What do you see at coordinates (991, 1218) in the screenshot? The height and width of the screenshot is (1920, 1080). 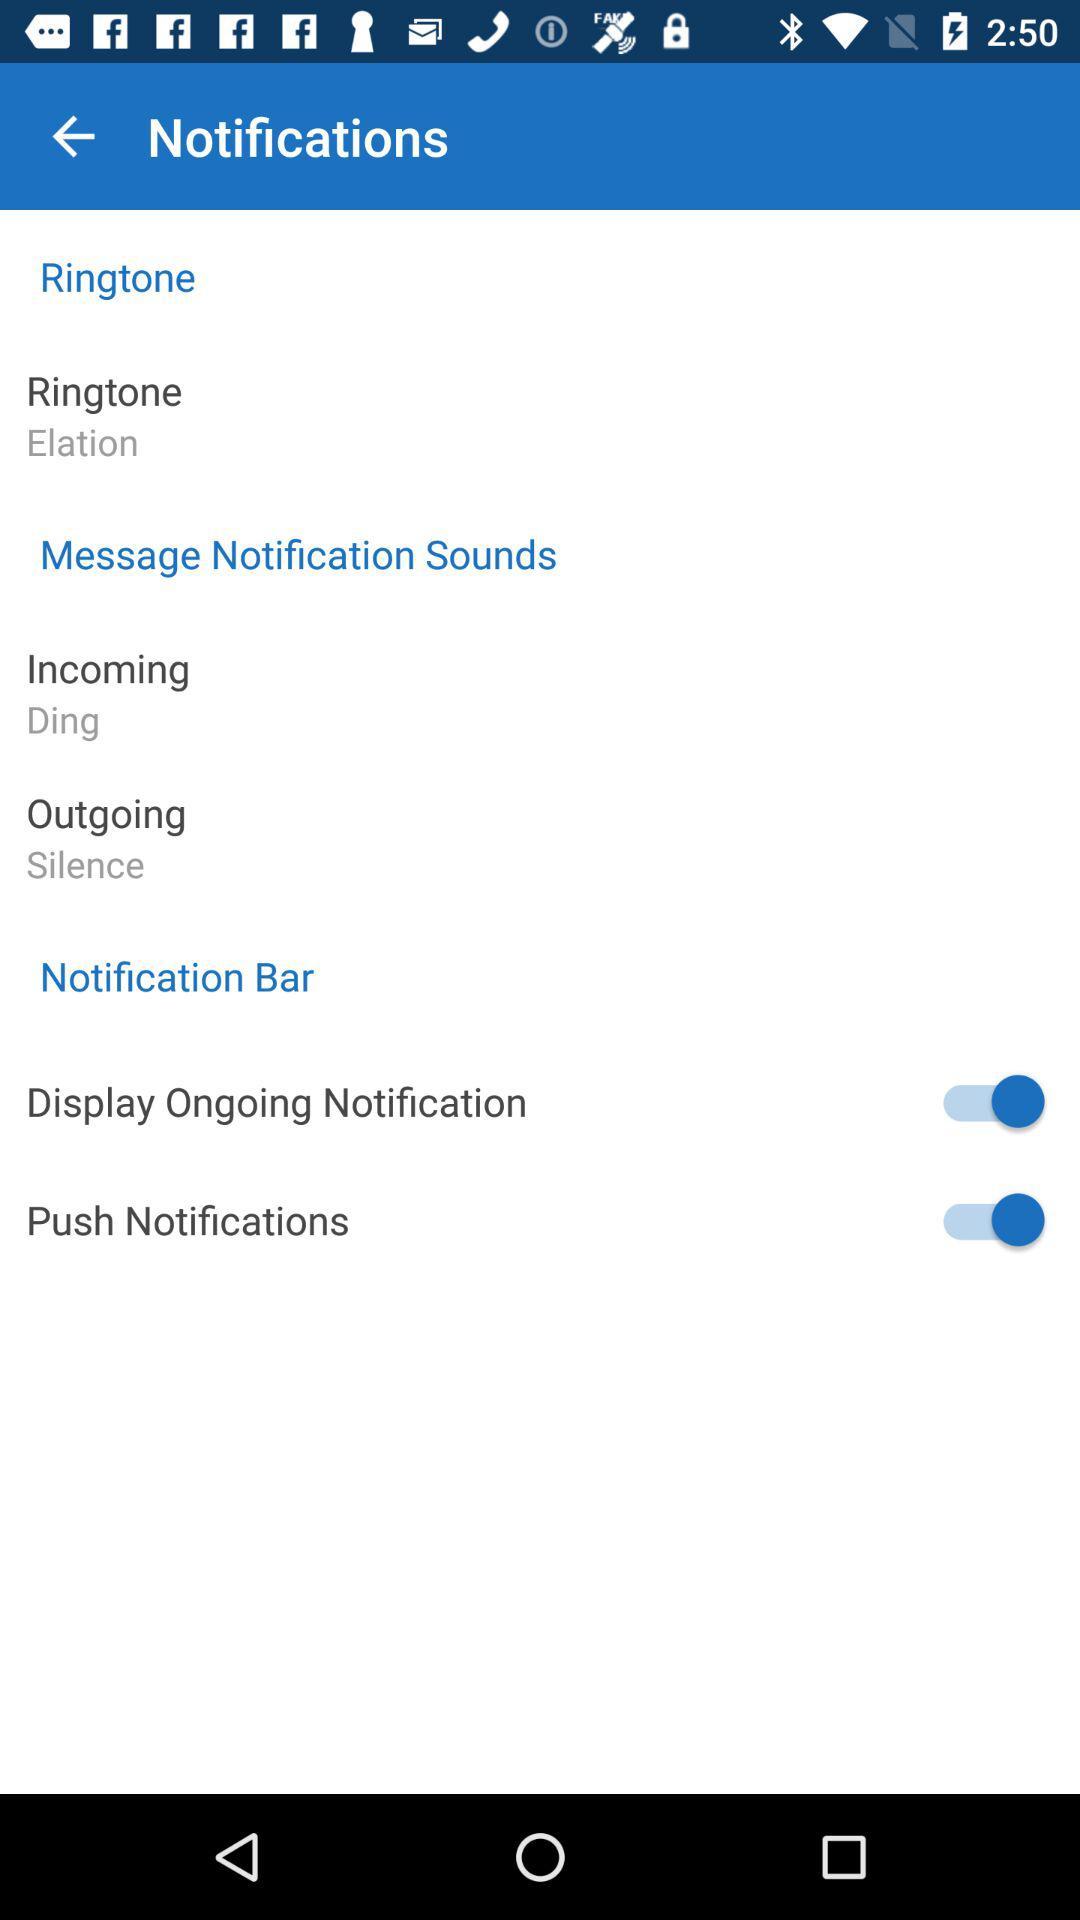 I see `push notifications` at bounding box center [991, 1218].